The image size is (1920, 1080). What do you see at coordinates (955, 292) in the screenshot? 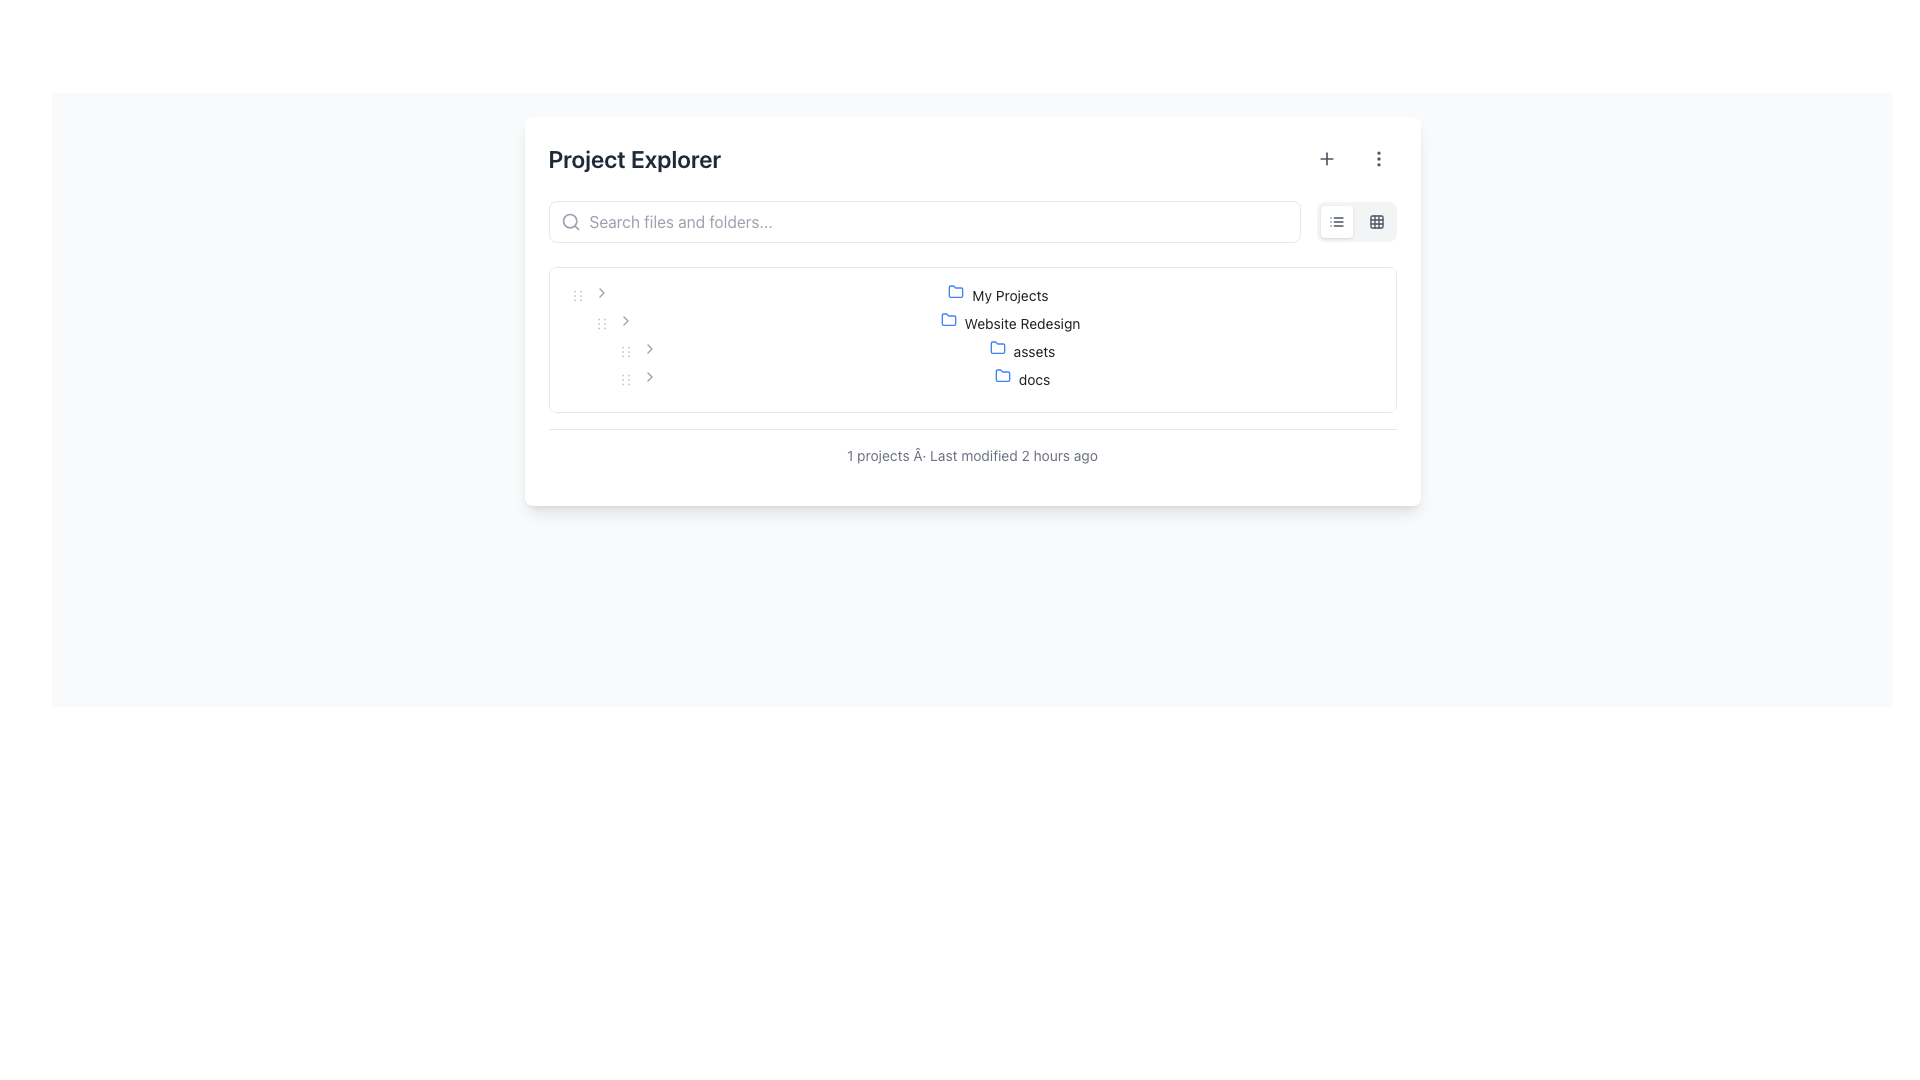
I see `the small blue folder icon next to the 'My Projects' text label in the Project Explorer` at bounding box center [955, 292].